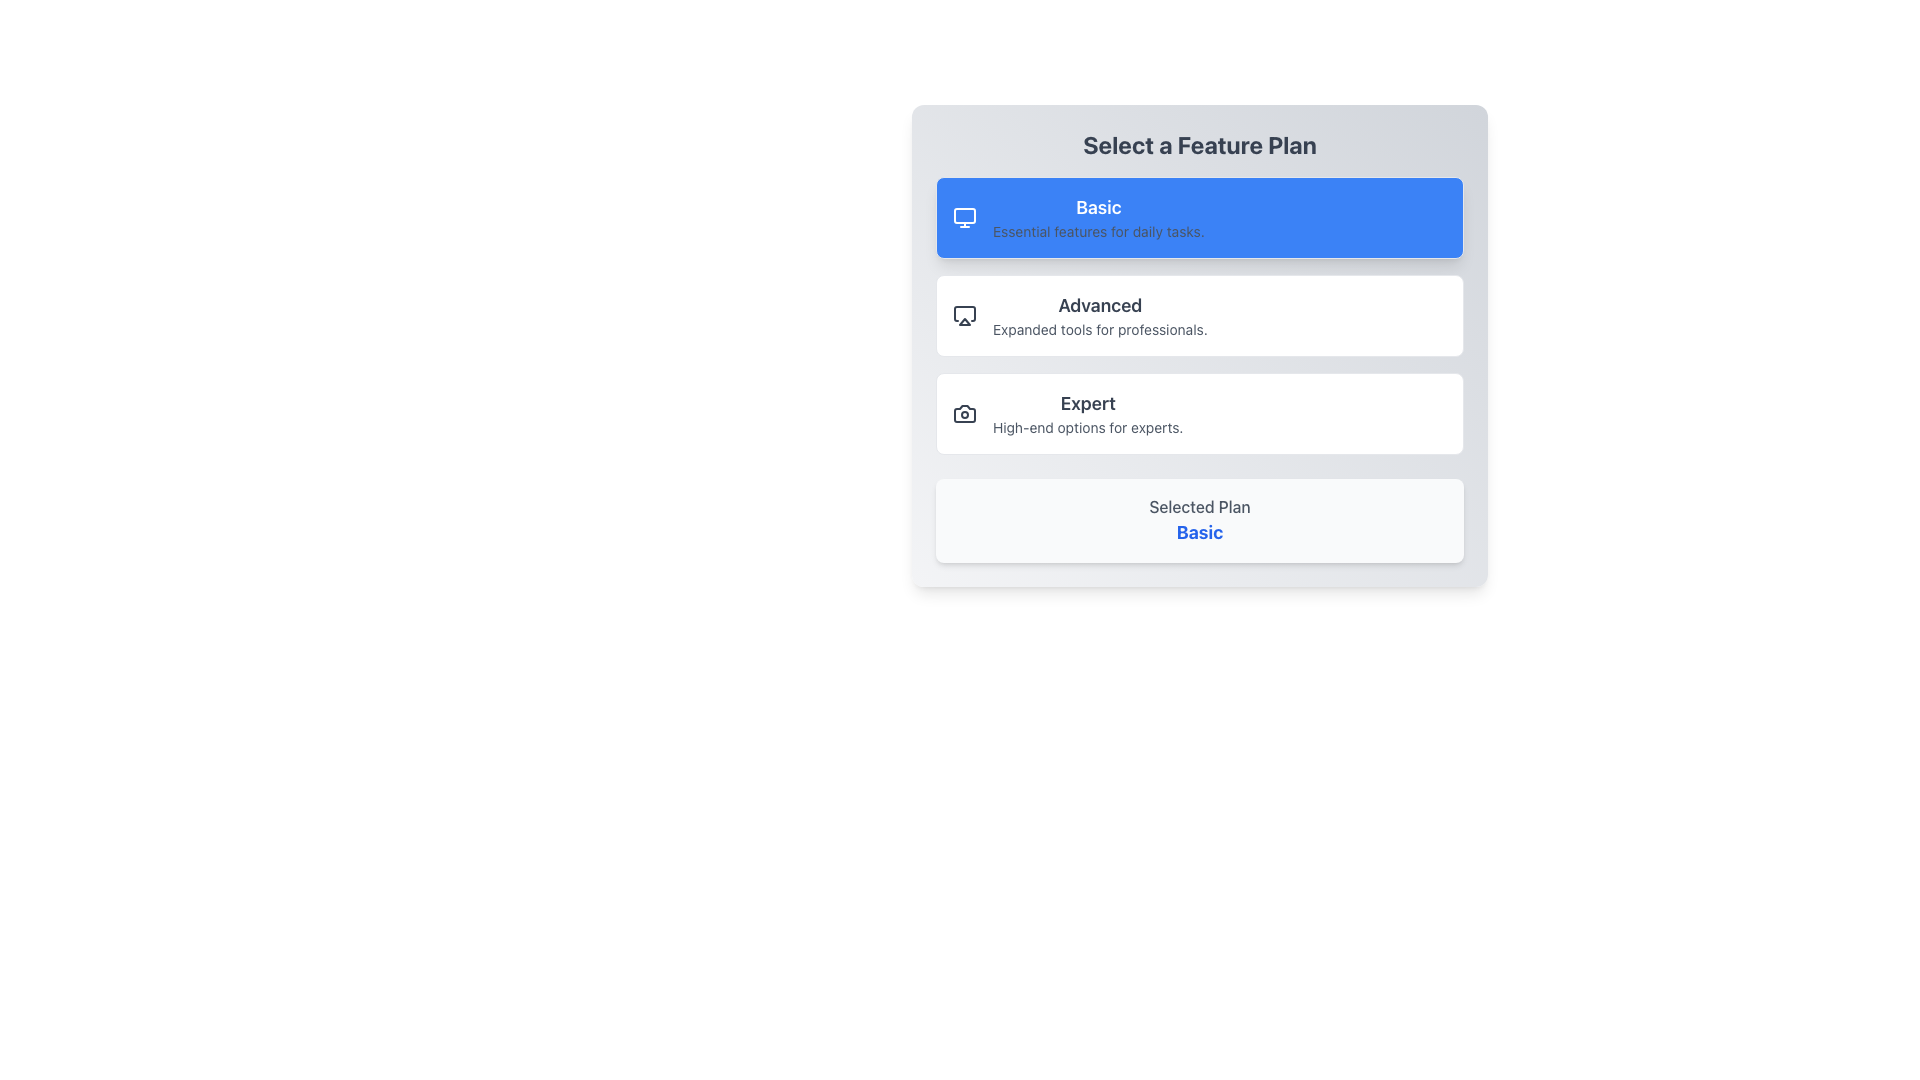 The image size is (1920, 1080). Describe the element at coordinates (1099, 315) in the screenshot. I see `the 'Advanced' feature plan text label` at that location.